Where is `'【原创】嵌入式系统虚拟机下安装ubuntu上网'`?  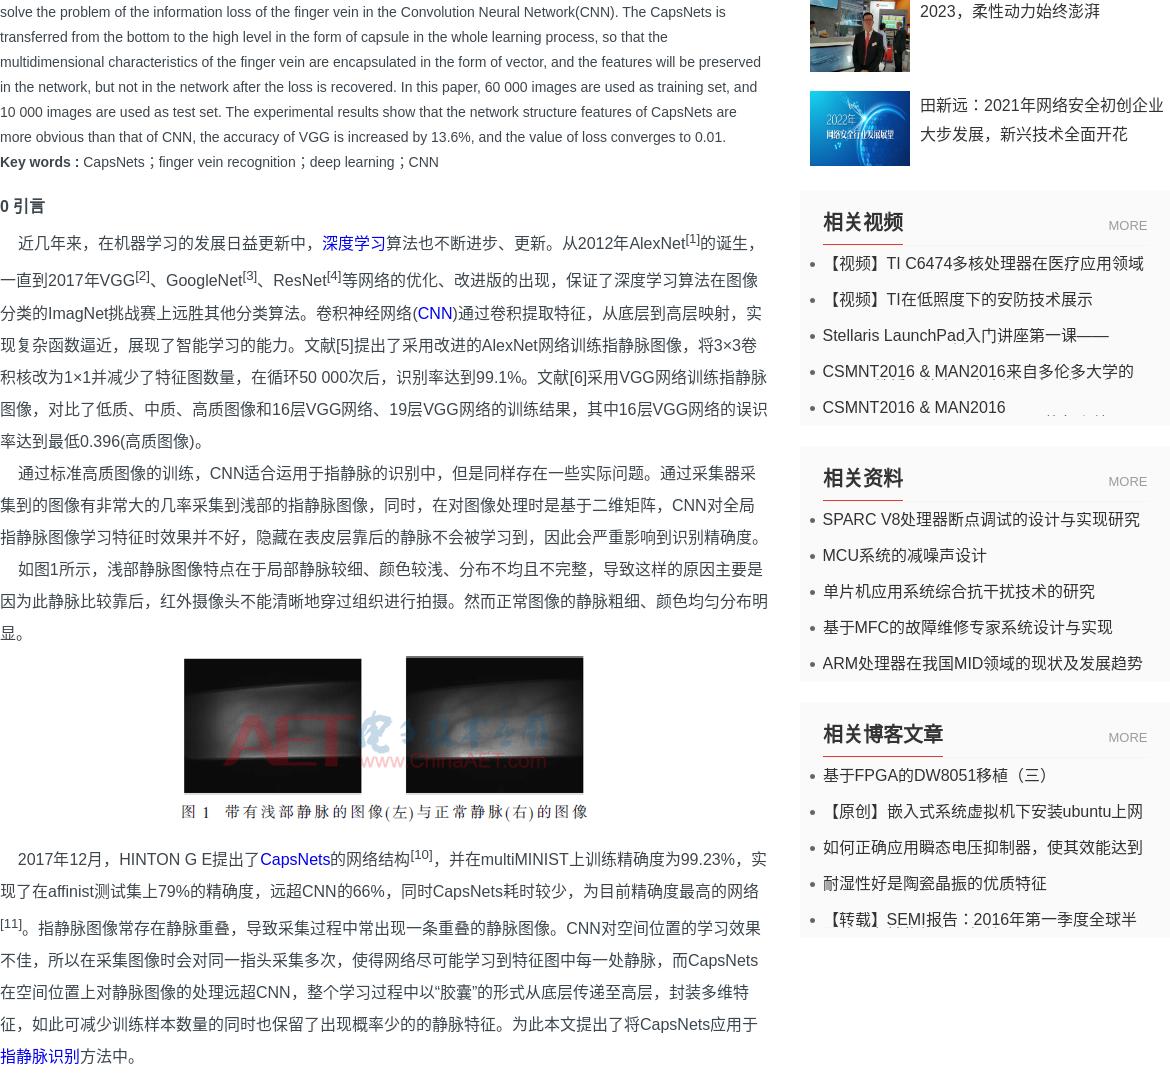 '【原创】嵌入式系统虚拟机下安装ubuntu上网' is located at coordinates (822, 811).